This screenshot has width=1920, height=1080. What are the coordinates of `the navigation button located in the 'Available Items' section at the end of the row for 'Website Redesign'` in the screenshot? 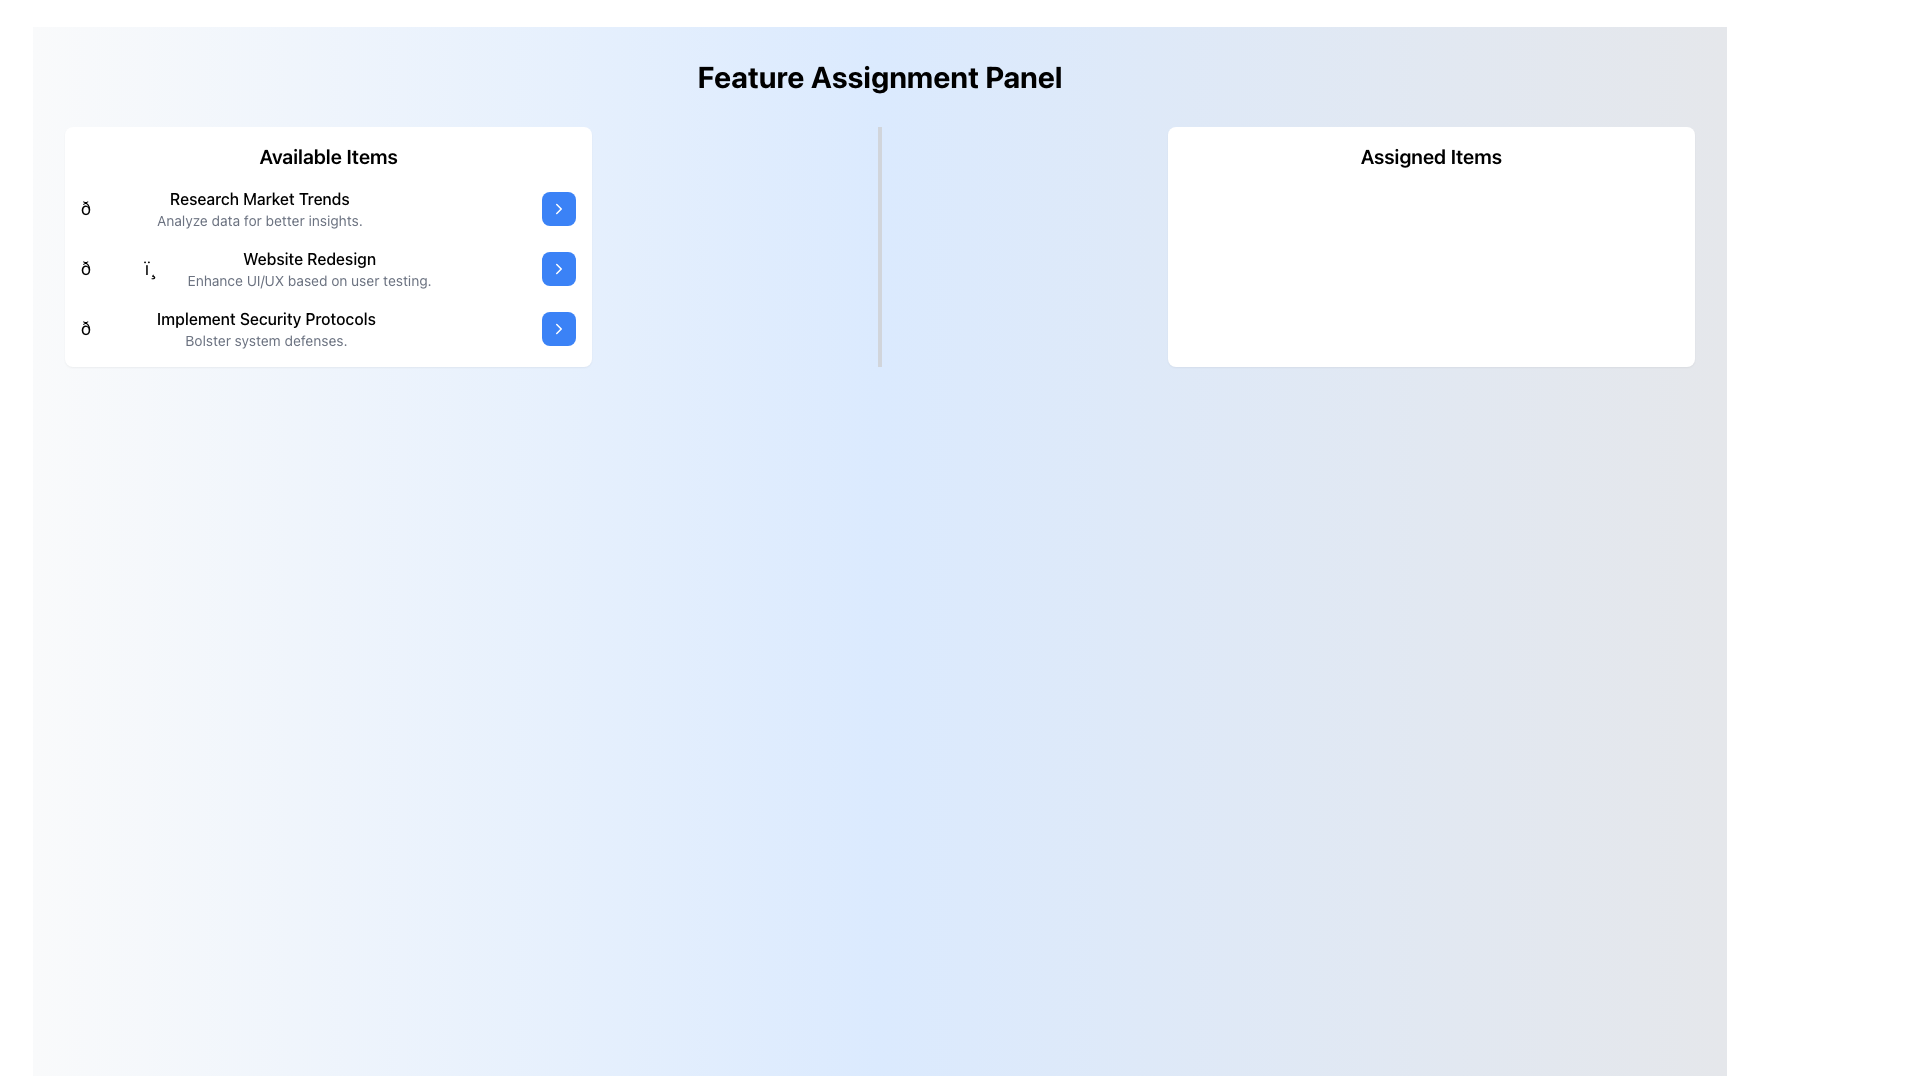 It's located at (559, 268).